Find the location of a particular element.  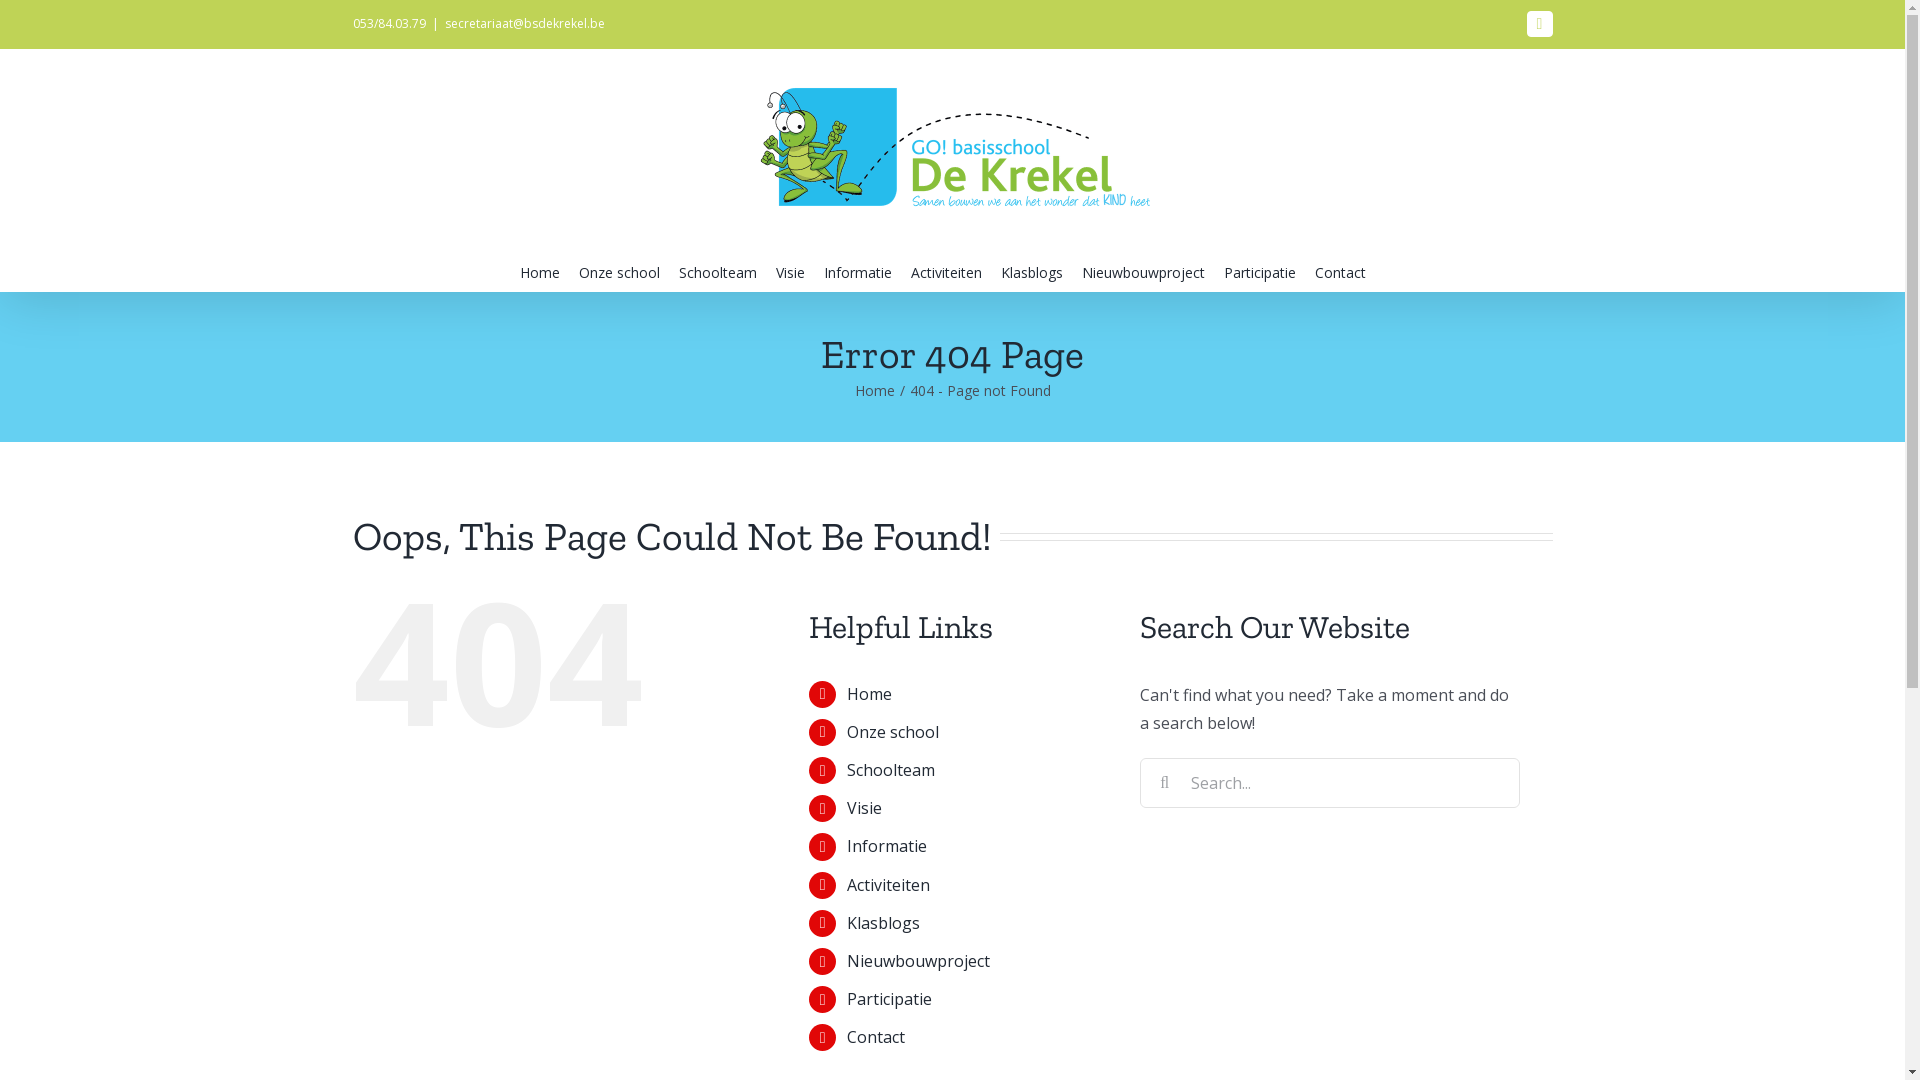

'Activiteiten' is located at coordinates (910, 270).